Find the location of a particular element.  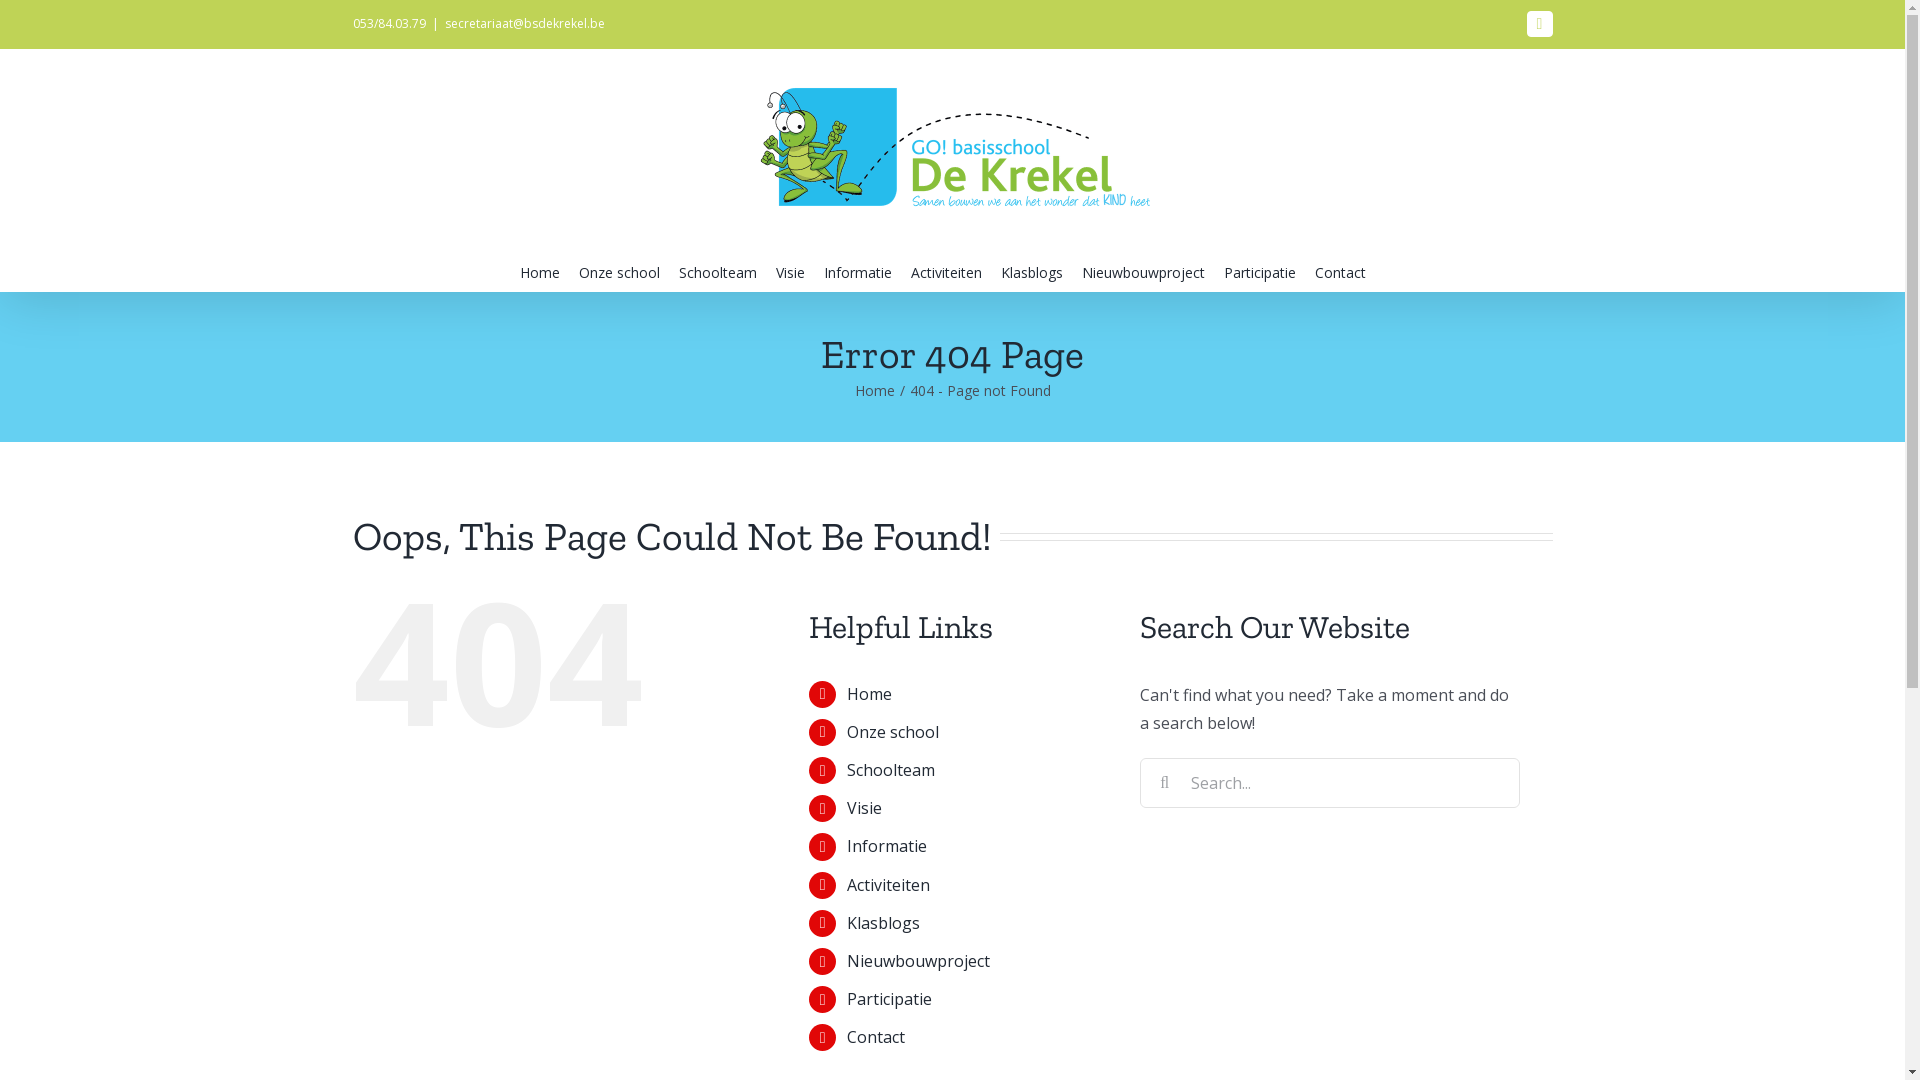

'Activiteiten' is located at coordinates (910, 270).